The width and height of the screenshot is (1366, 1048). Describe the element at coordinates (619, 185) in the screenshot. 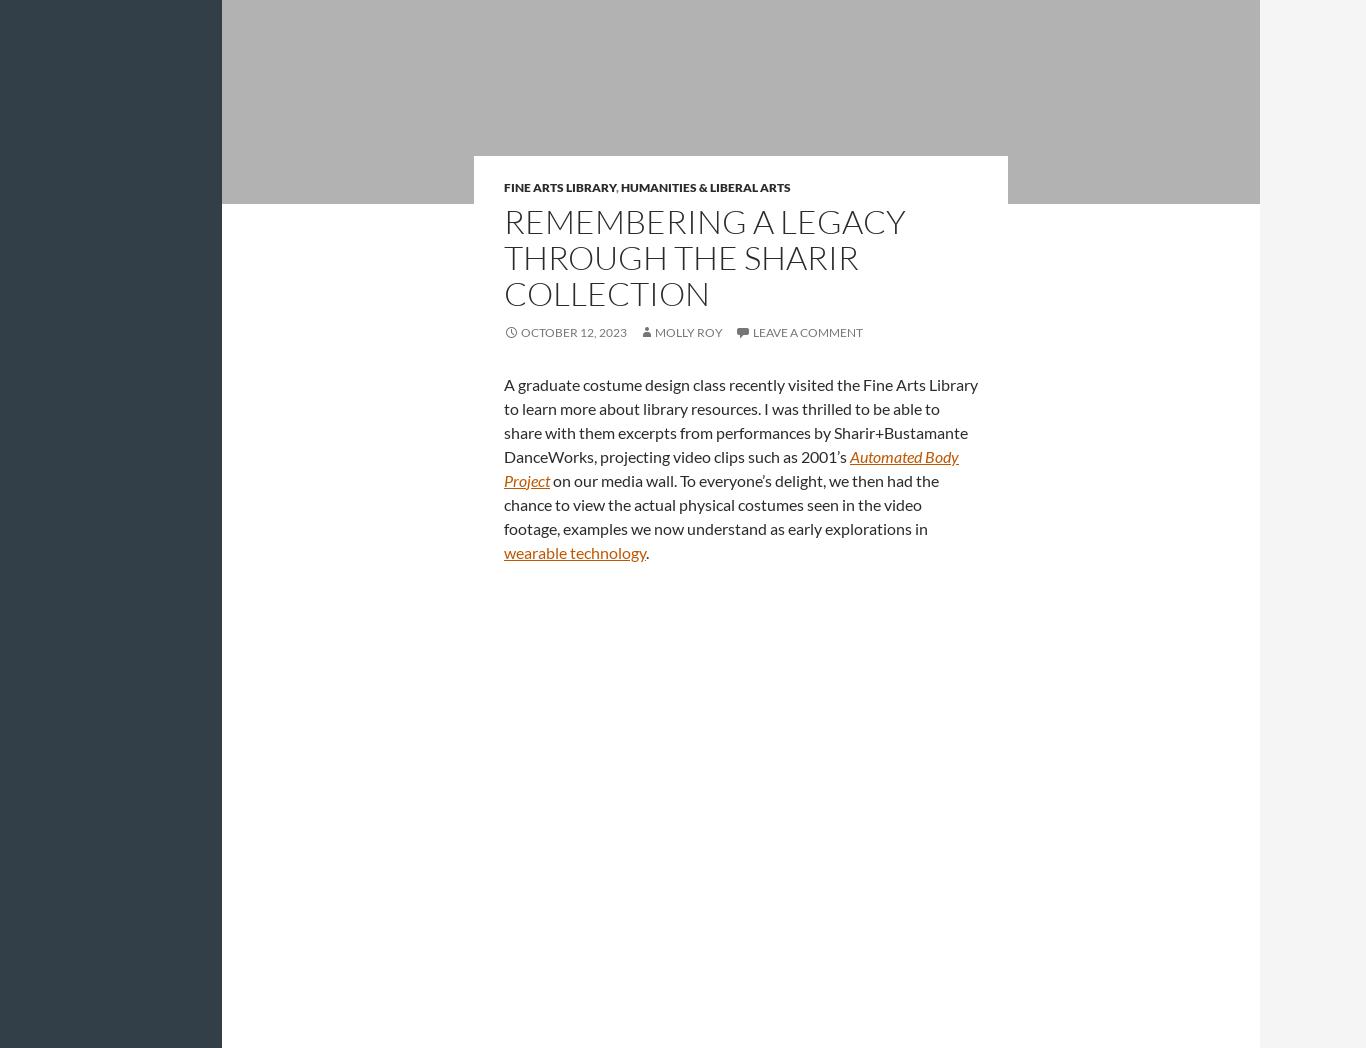

I see `'Humanities & Liberal Arts'` at that location.